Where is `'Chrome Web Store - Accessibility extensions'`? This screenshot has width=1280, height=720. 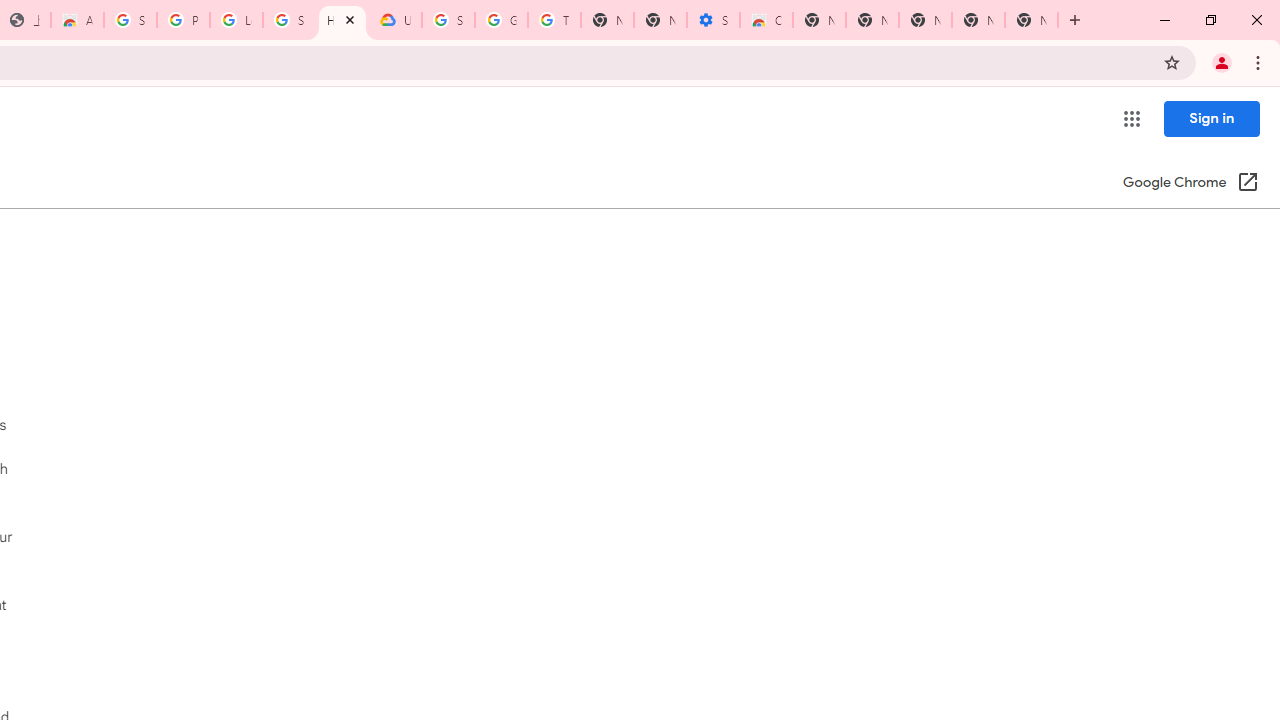
'Chrome Web Store - Accessibility extensions' is located at coordinates (765, 20).